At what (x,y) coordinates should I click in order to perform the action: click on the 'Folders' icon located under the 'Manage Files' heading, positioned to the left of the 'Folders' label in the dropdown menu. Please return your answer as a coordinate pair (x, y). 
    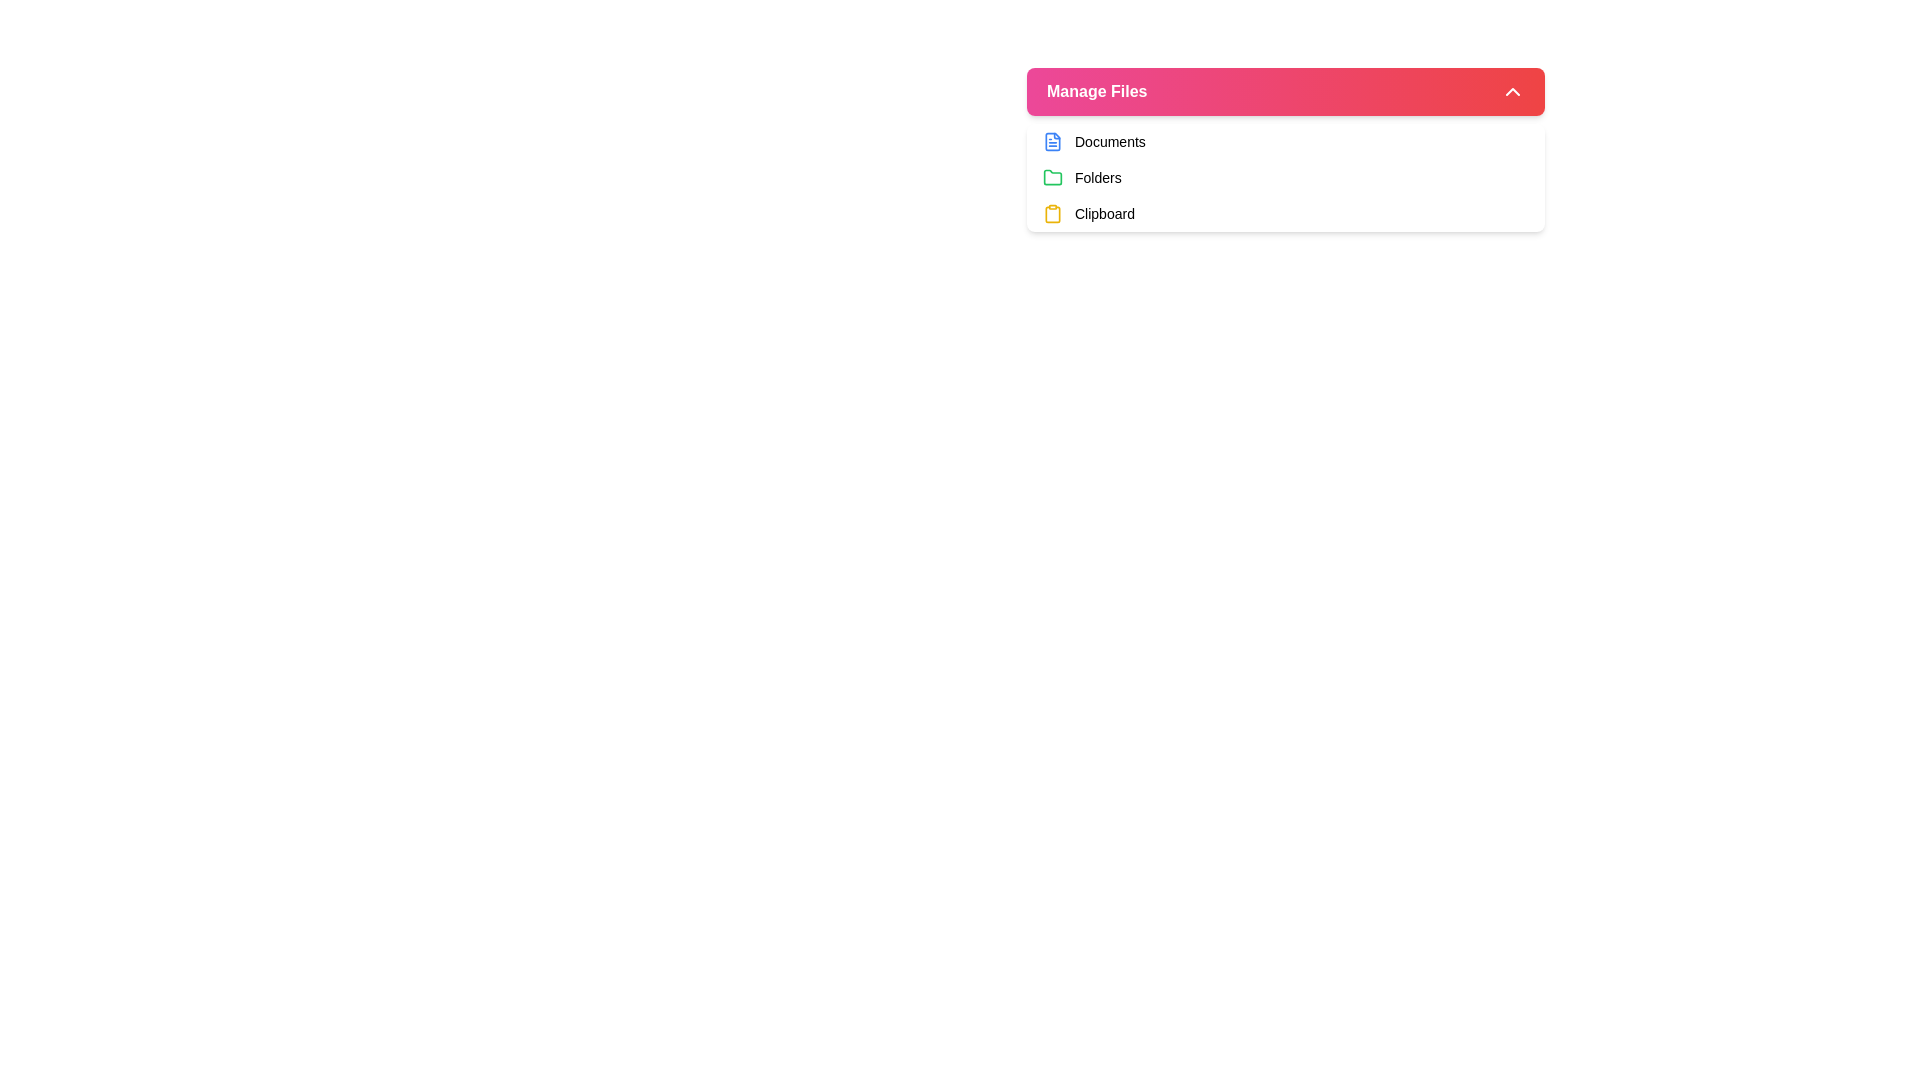
    Looking at the image, I should click on (1051, 176).